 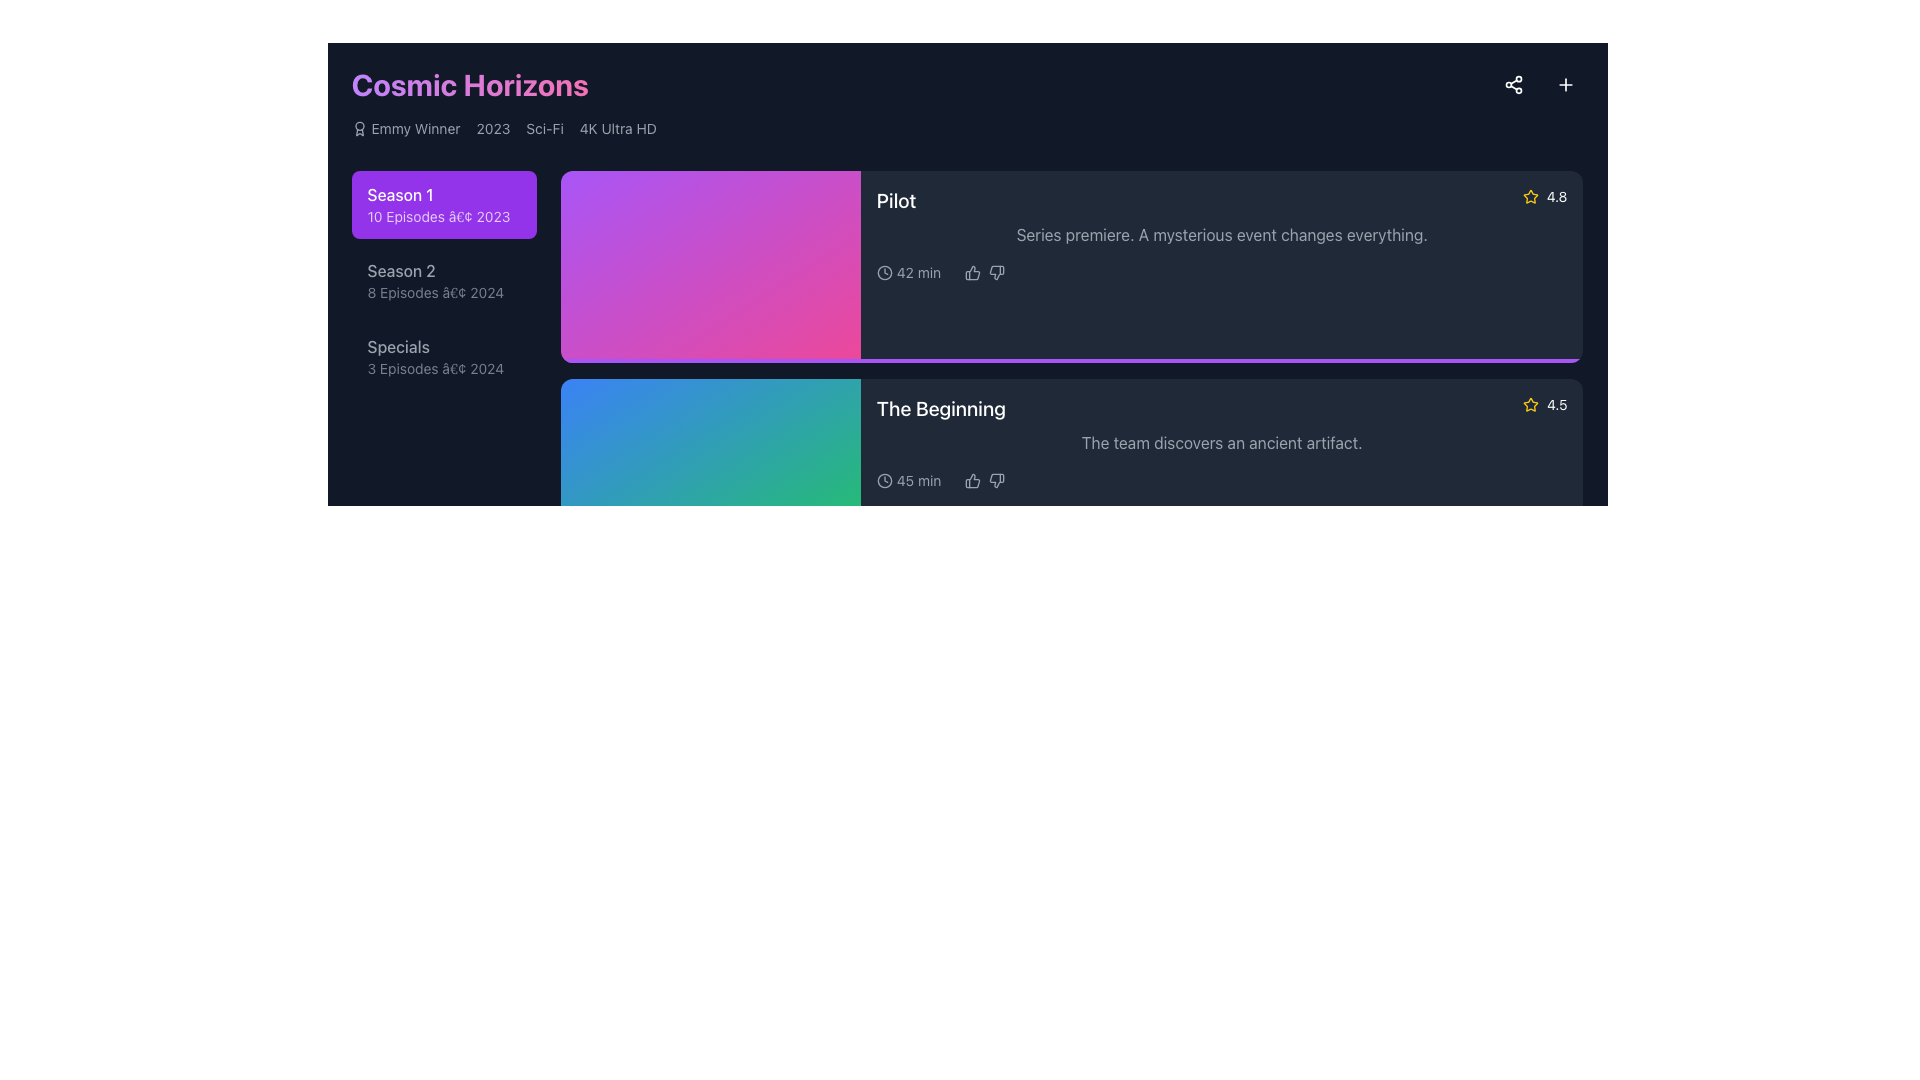 What do you see at coordinates (1556, 405) in the screenshot?
I see `the numerical rating text element located in the bottom-right corner of the lower card representing an episode, which follows a star icon` at bounding box center [1556, 405].